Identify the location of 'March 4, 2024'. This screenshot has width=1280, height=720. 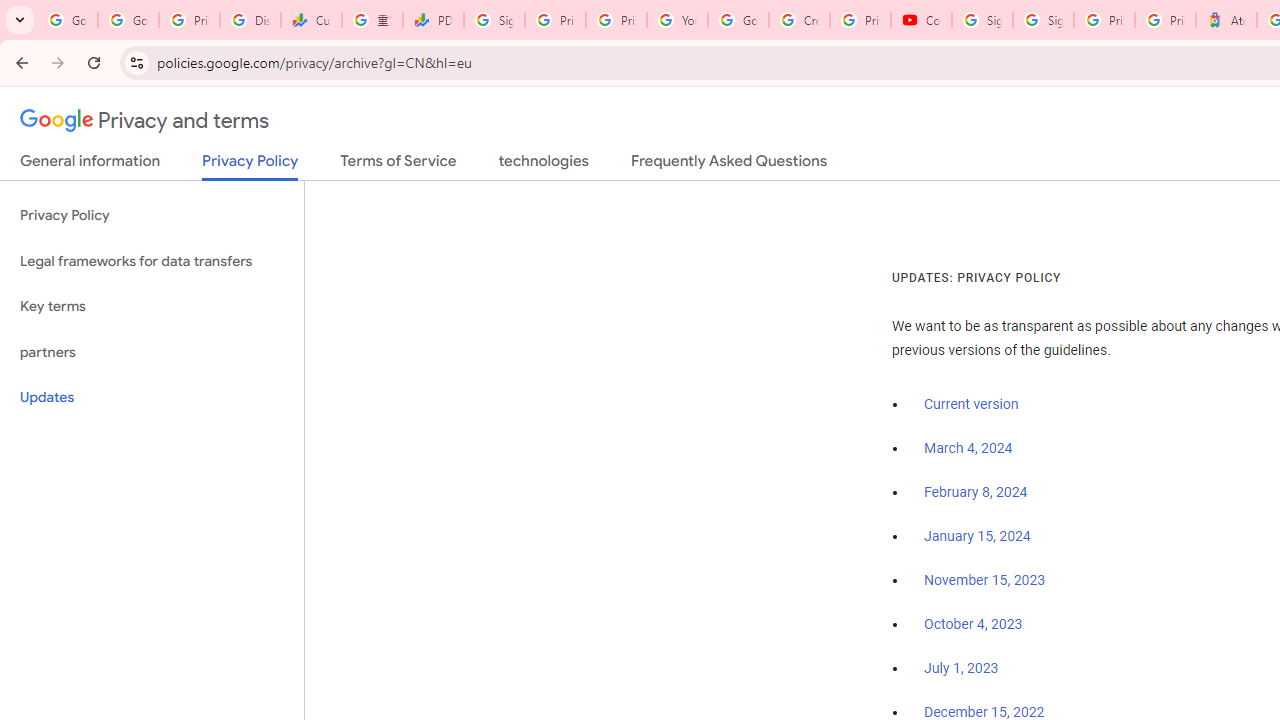
(968, 447).